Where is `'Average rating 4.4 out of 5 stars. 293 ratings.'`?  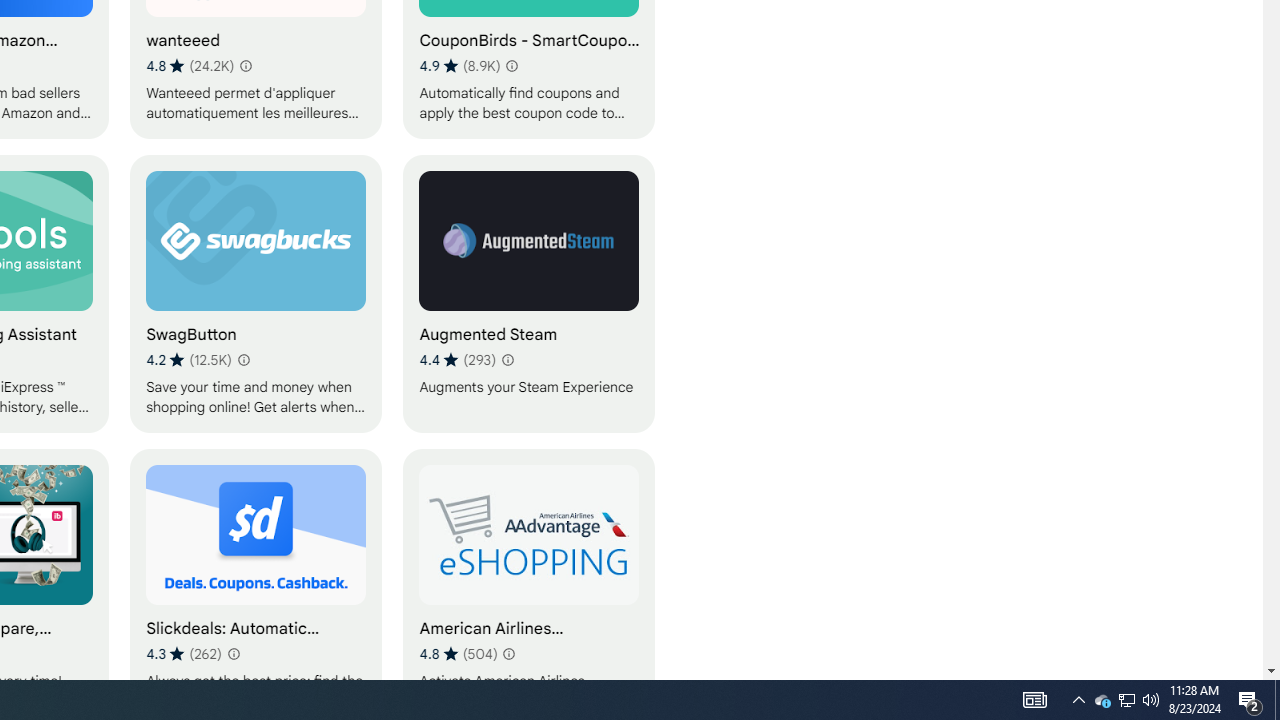
'Average rating 4.4 out of 5 stars. 293 ratings.' is located at coordinates (456, 360).